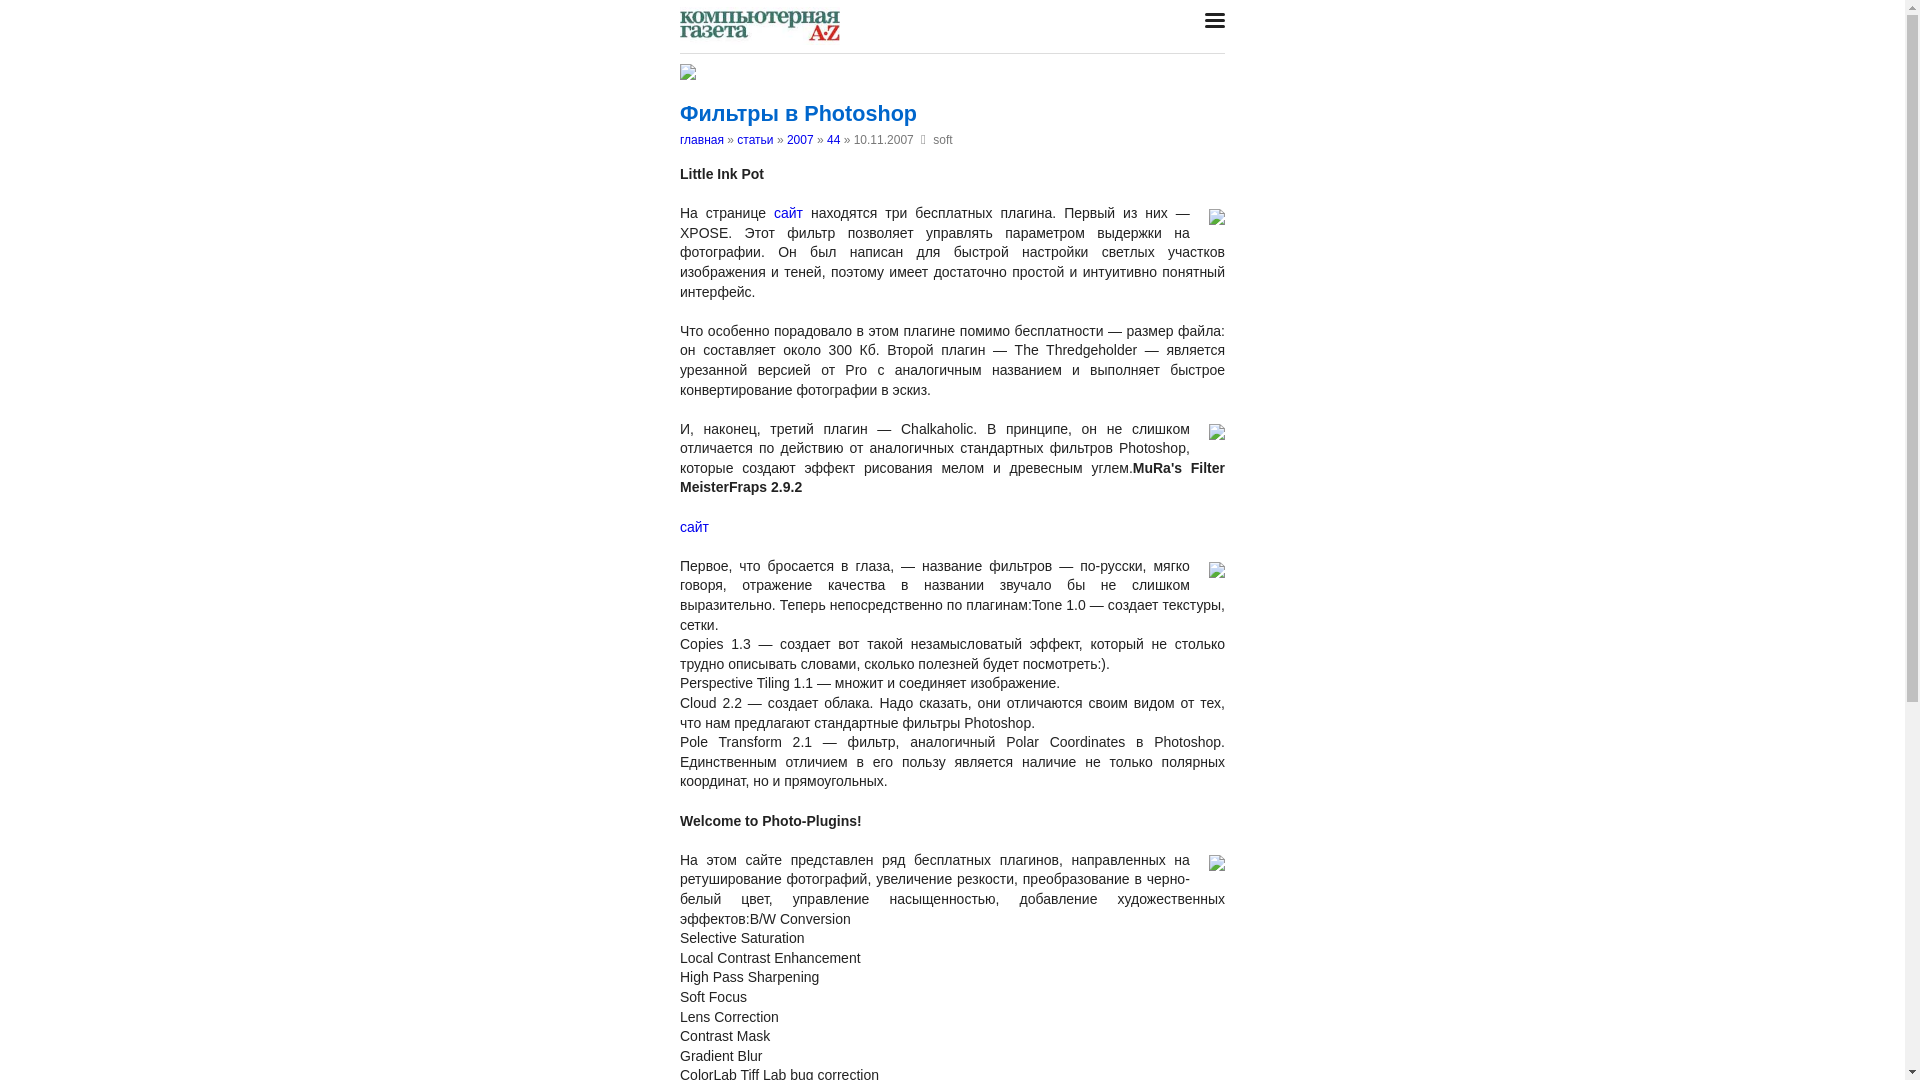  Describe the element at coordinates (800, 138) in the screenshot. I see `'2007'` at that location.